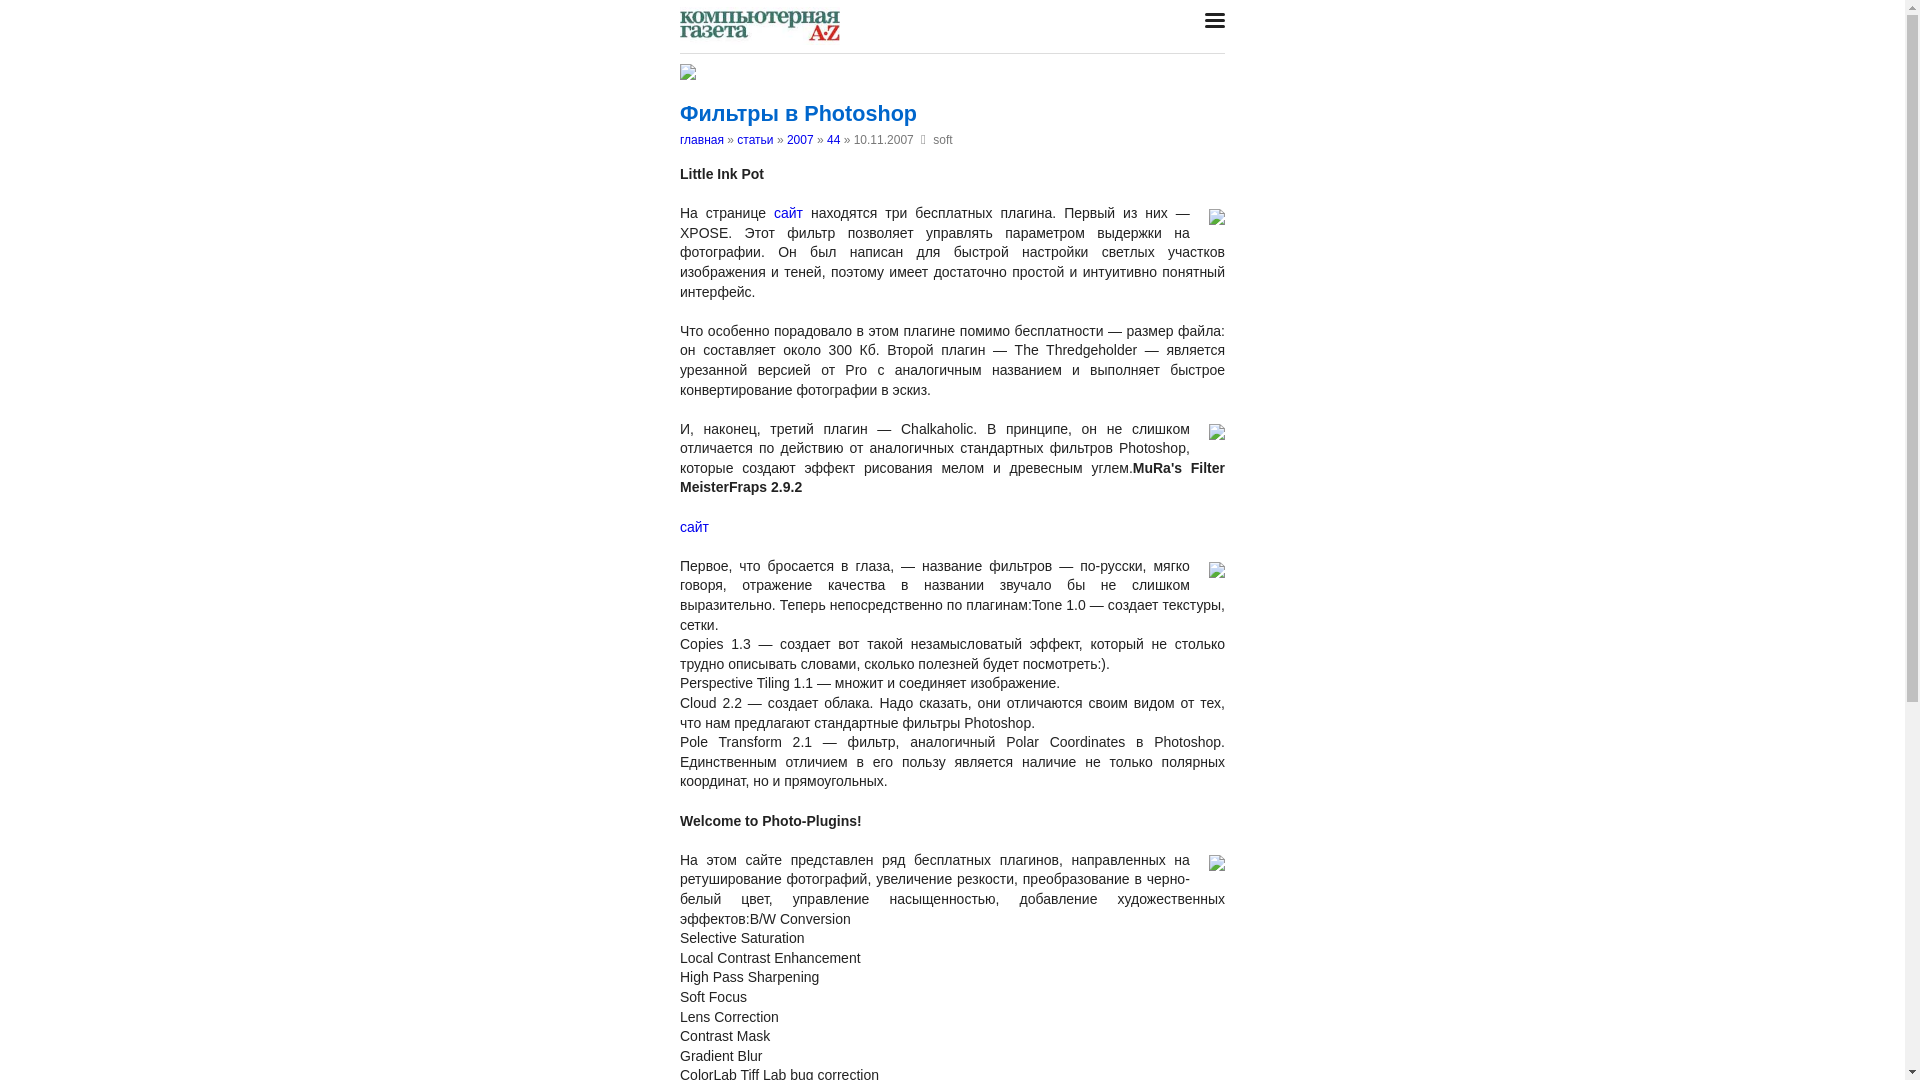  Describe the element at coordinates (800, 138) in the screenshot. I see `'2007'` at that location.